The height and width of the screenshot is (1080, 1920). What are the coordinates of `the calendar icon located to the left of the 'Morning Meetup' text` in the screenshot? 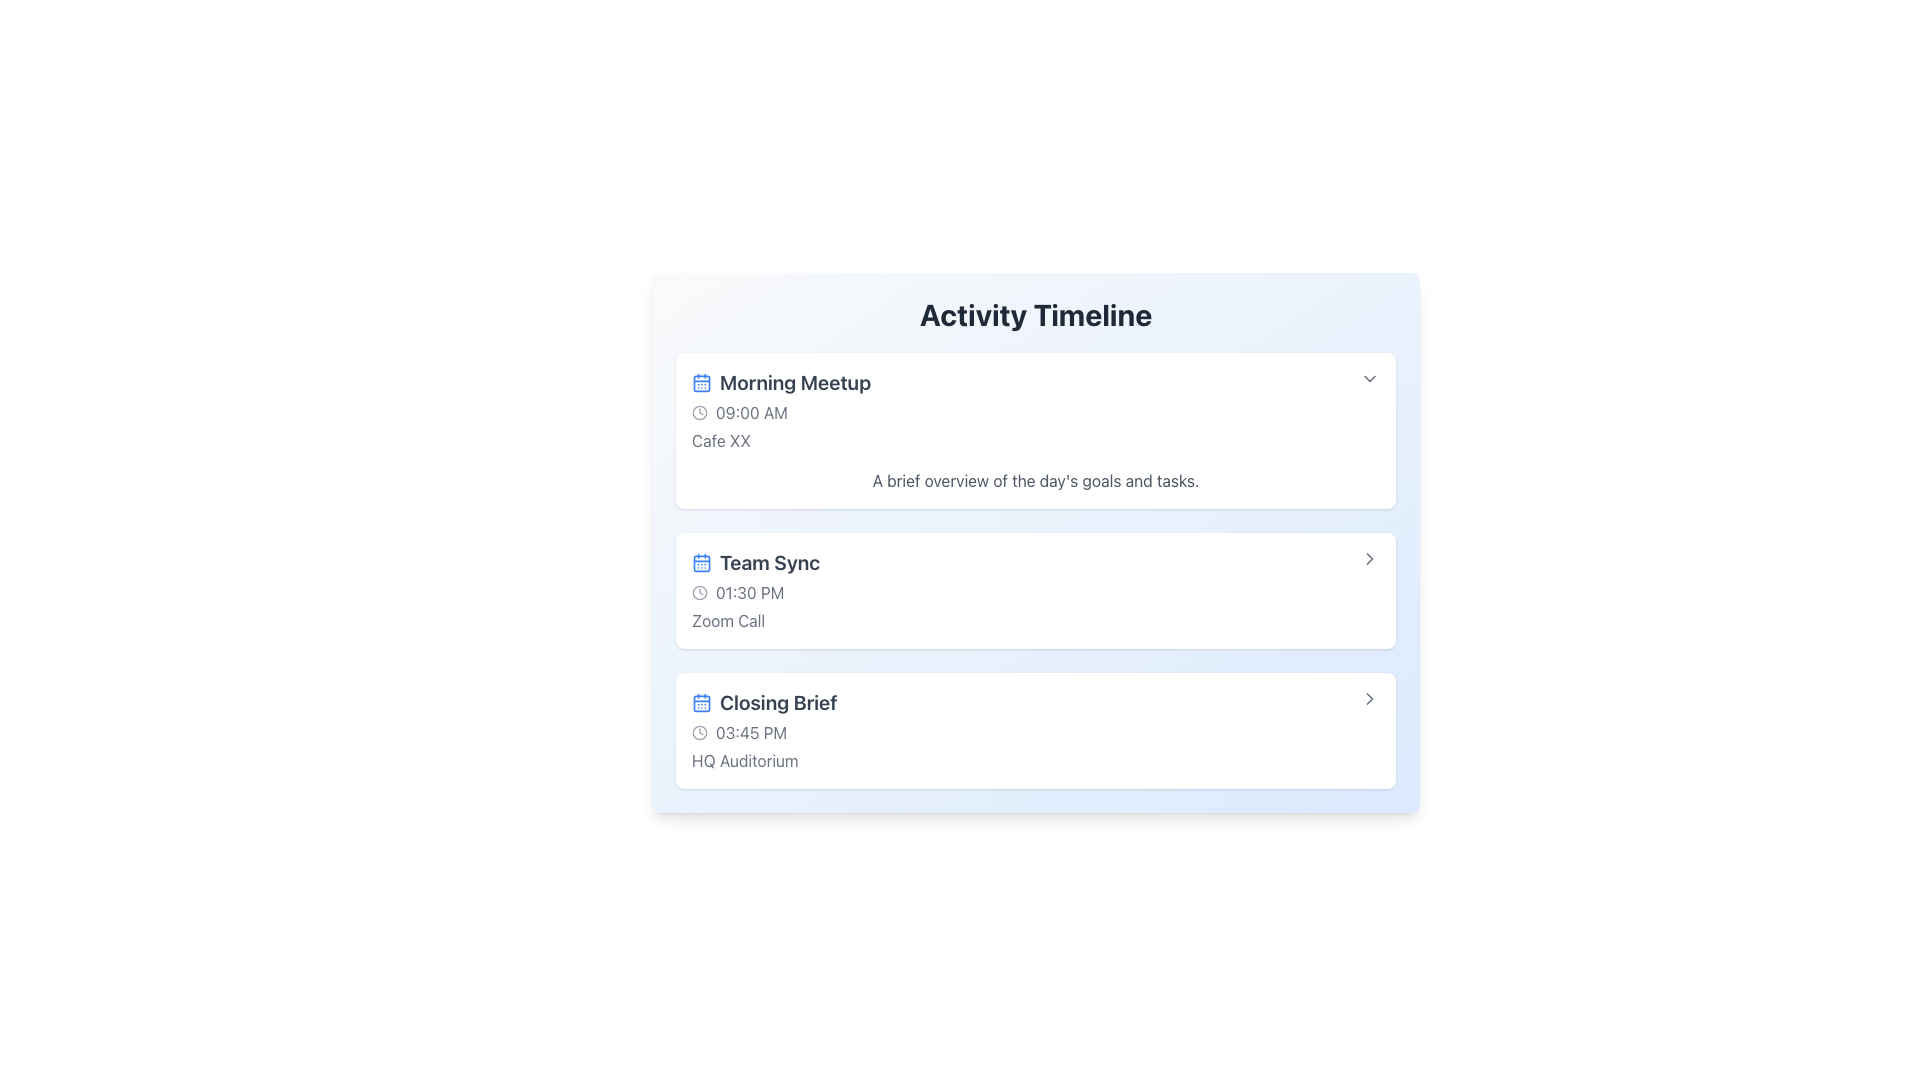 It's located at (701, 382).